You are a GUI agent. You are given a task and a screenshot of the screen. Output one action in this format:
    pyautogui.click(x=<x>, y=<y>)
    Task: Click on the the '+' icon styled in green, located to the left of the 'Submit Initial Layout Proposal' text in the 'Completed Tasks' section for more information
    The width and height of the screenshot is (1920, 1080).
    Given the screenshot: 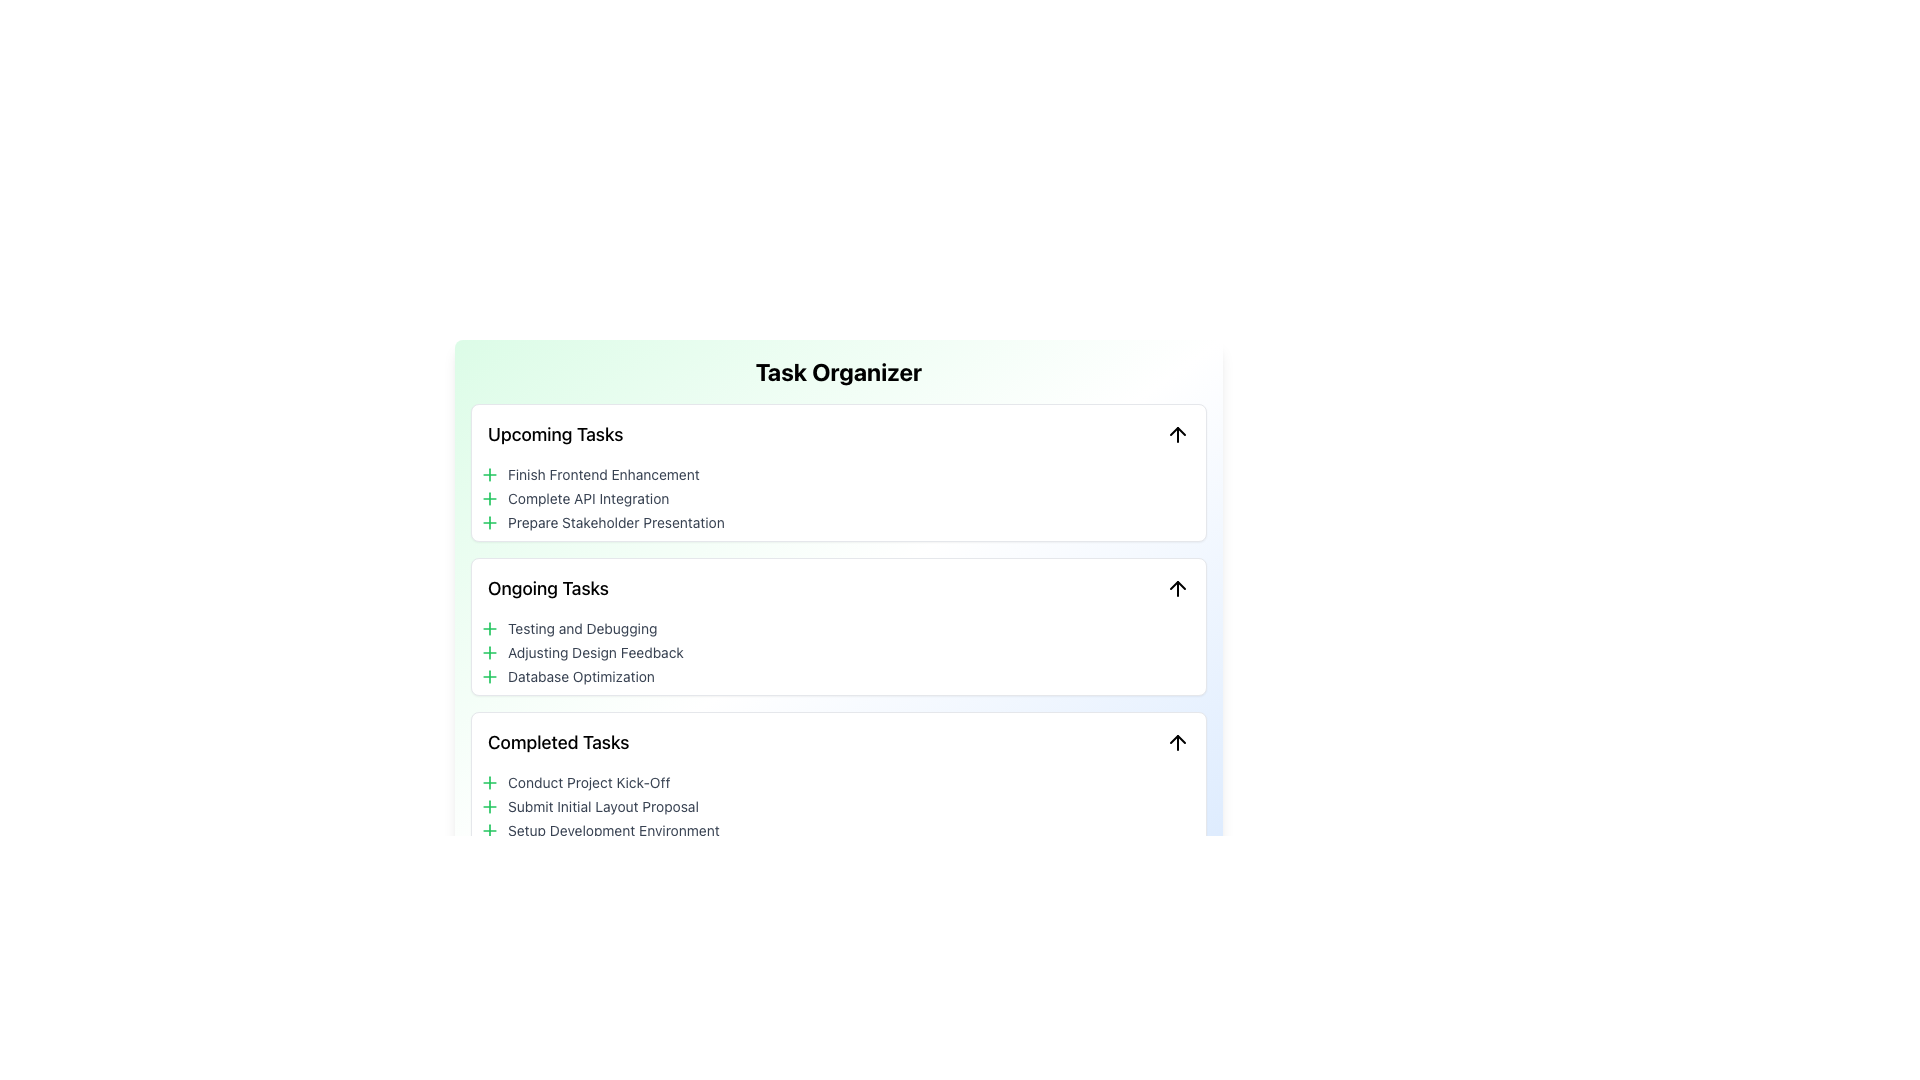 What is the action you would take?
    pyautogui.click(x=489, y=805)
    